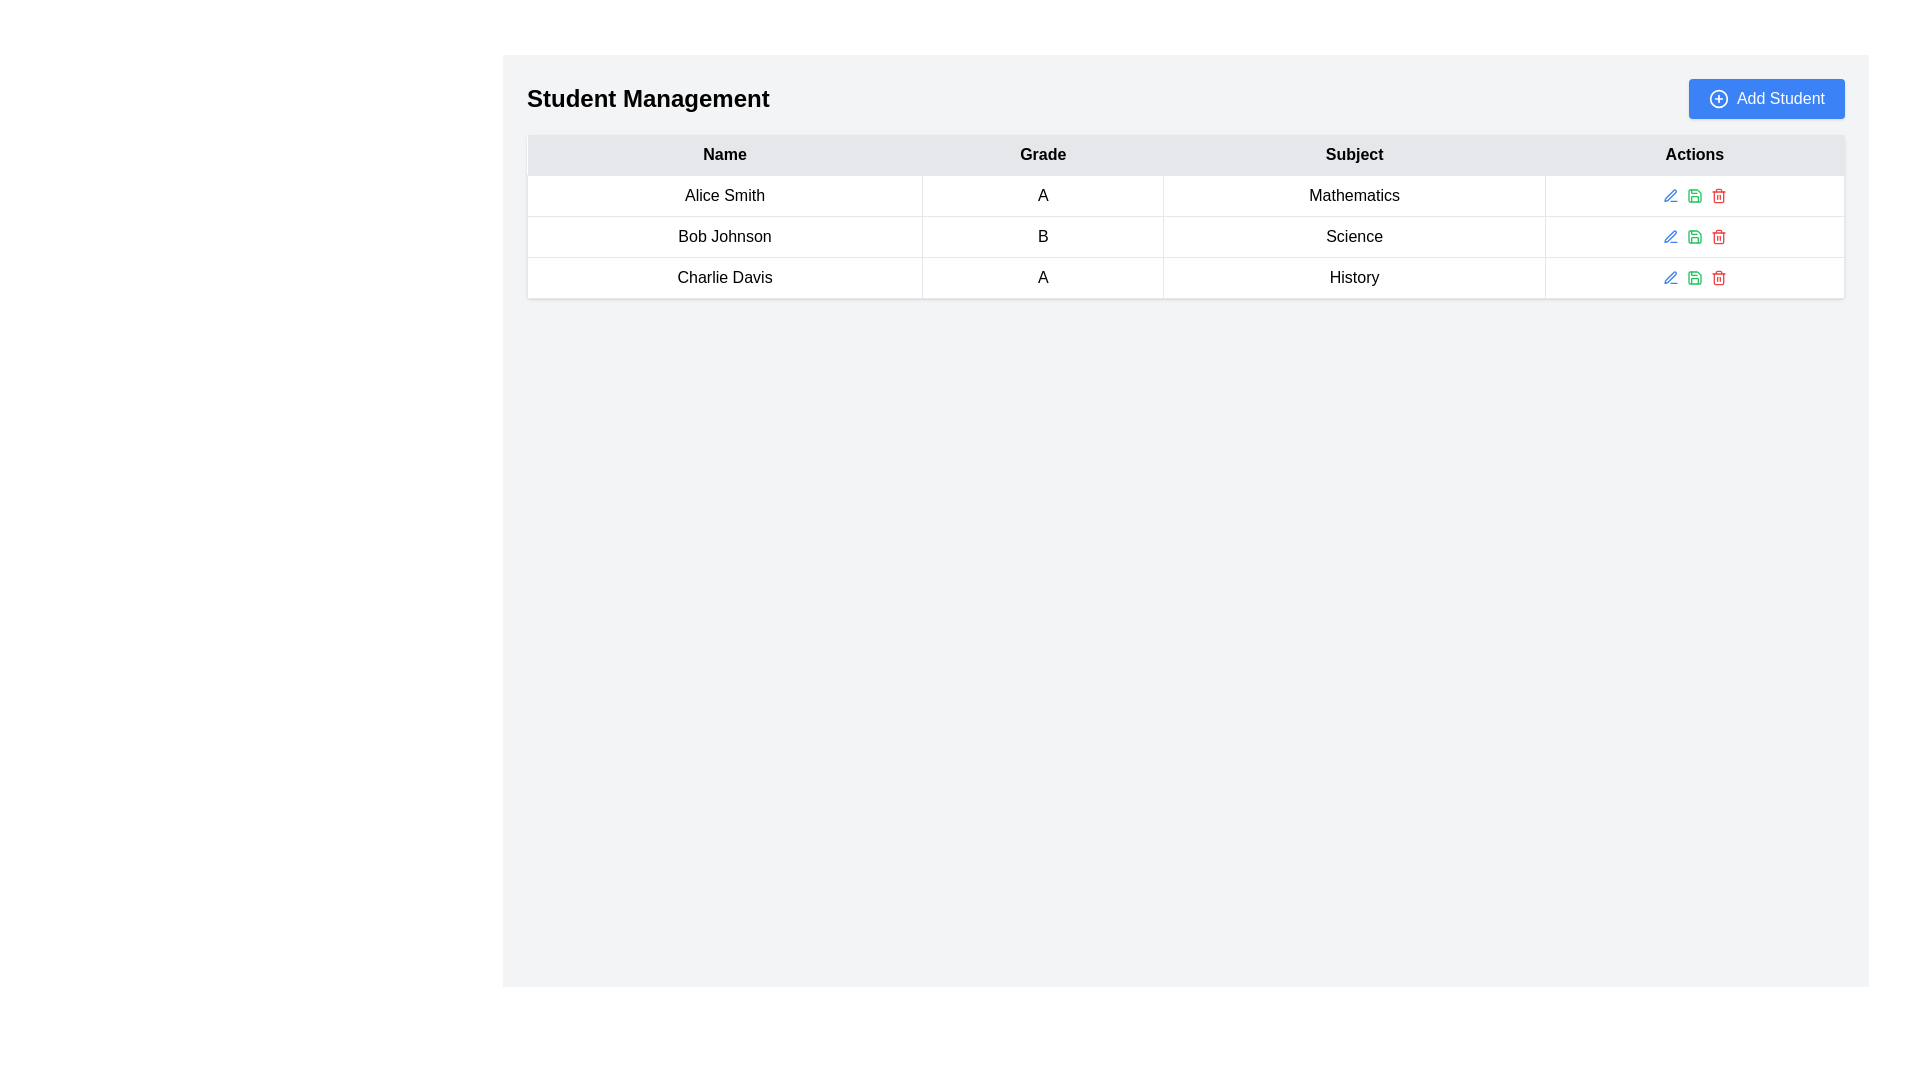 This screenshot has height=1080, width=1920. I want to click on the circular icon with a plus sign inside, part of the 'Add Student' button located in the top-right corner of the interface, so click(1717, 99).